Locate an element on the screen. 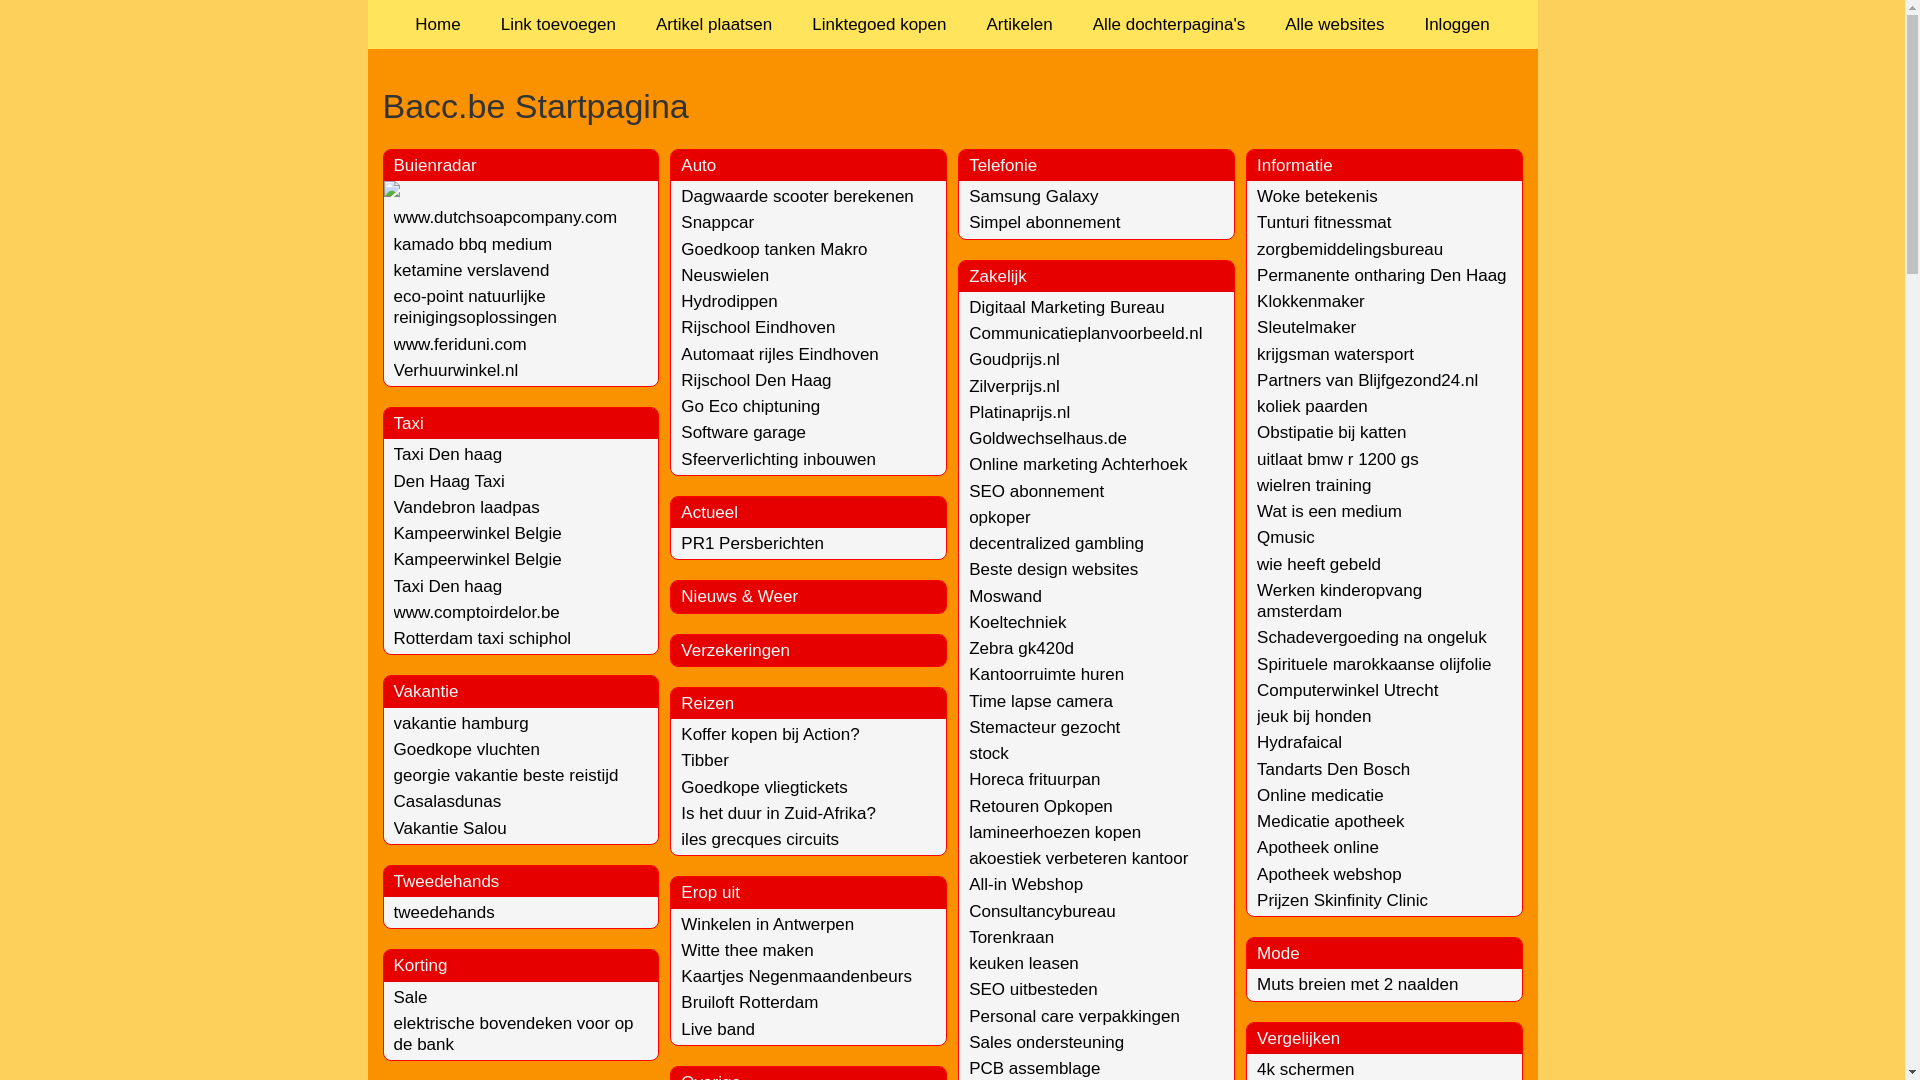  'Retouren Opkopen' is located at coordinates (1040, 805).